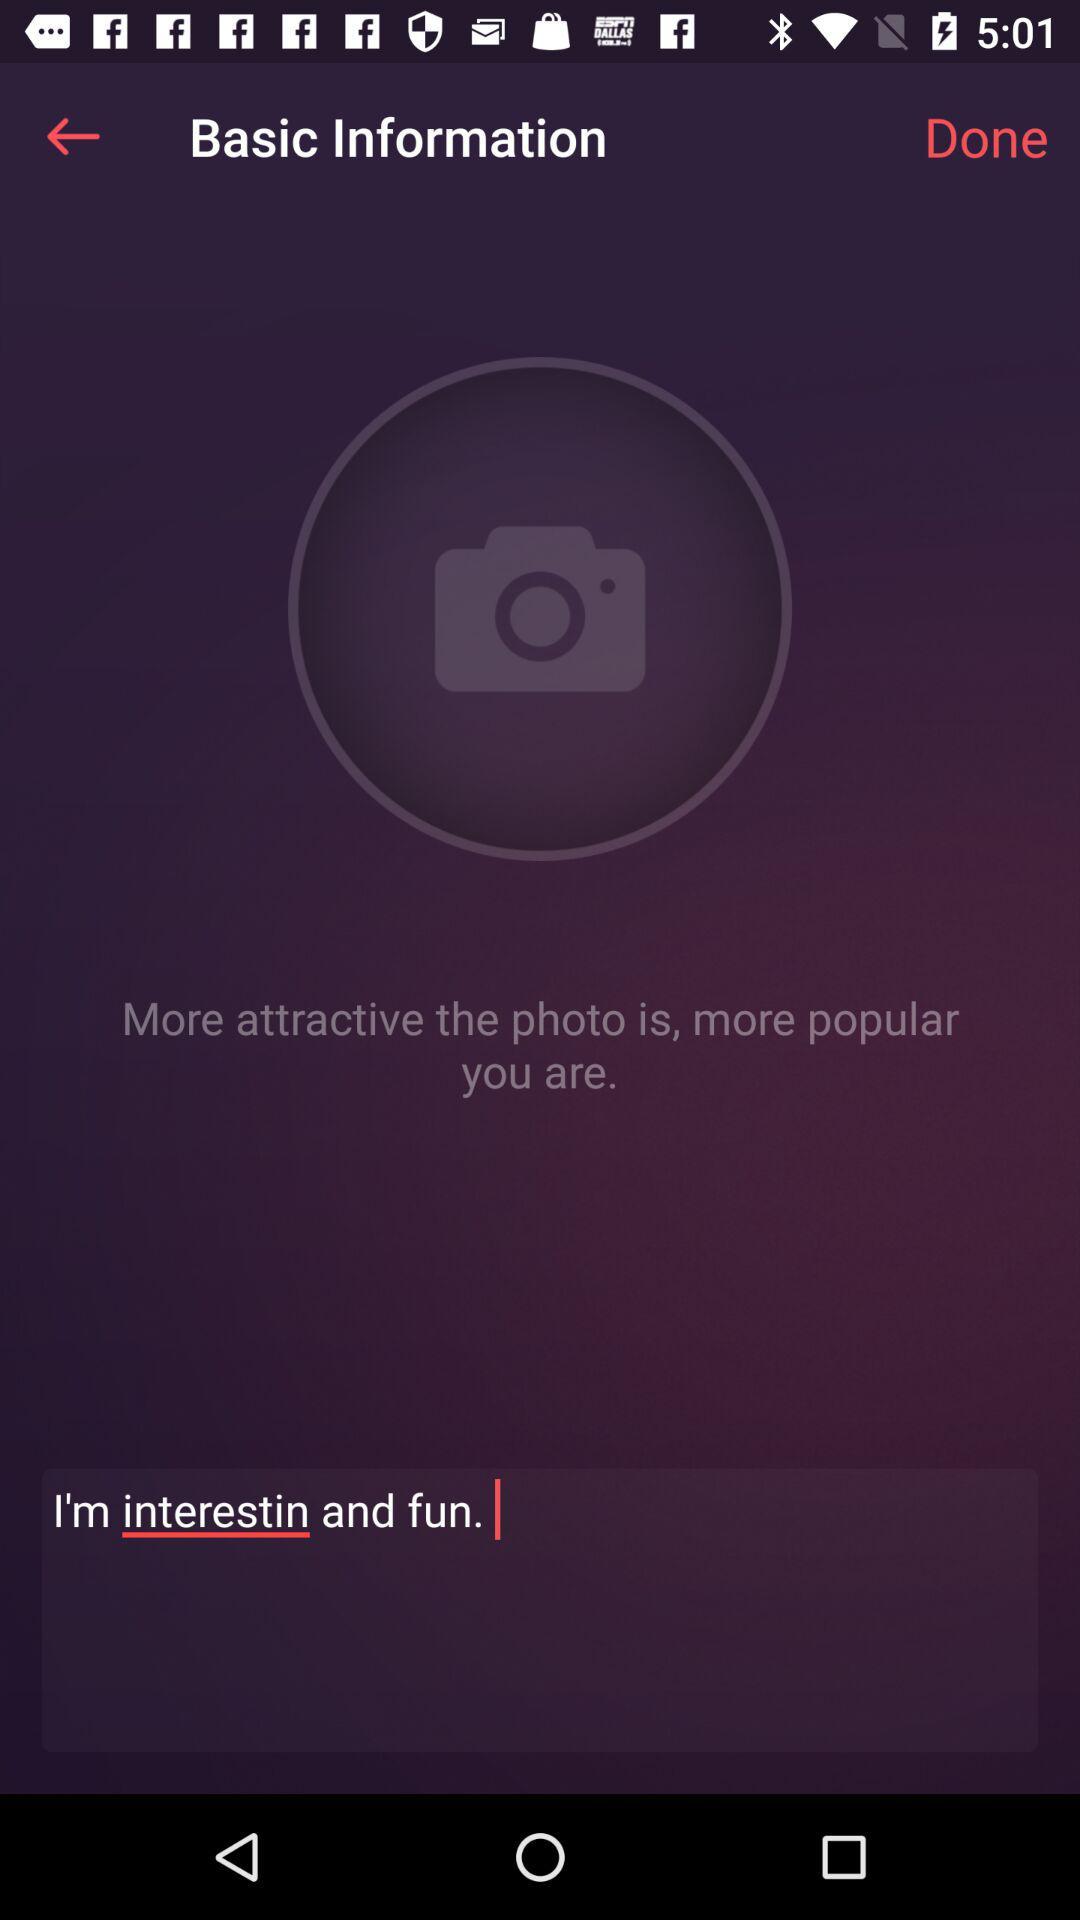 The height and width of the screenshot is (1920, 1080). I want to click on go back, so click(72, 135).